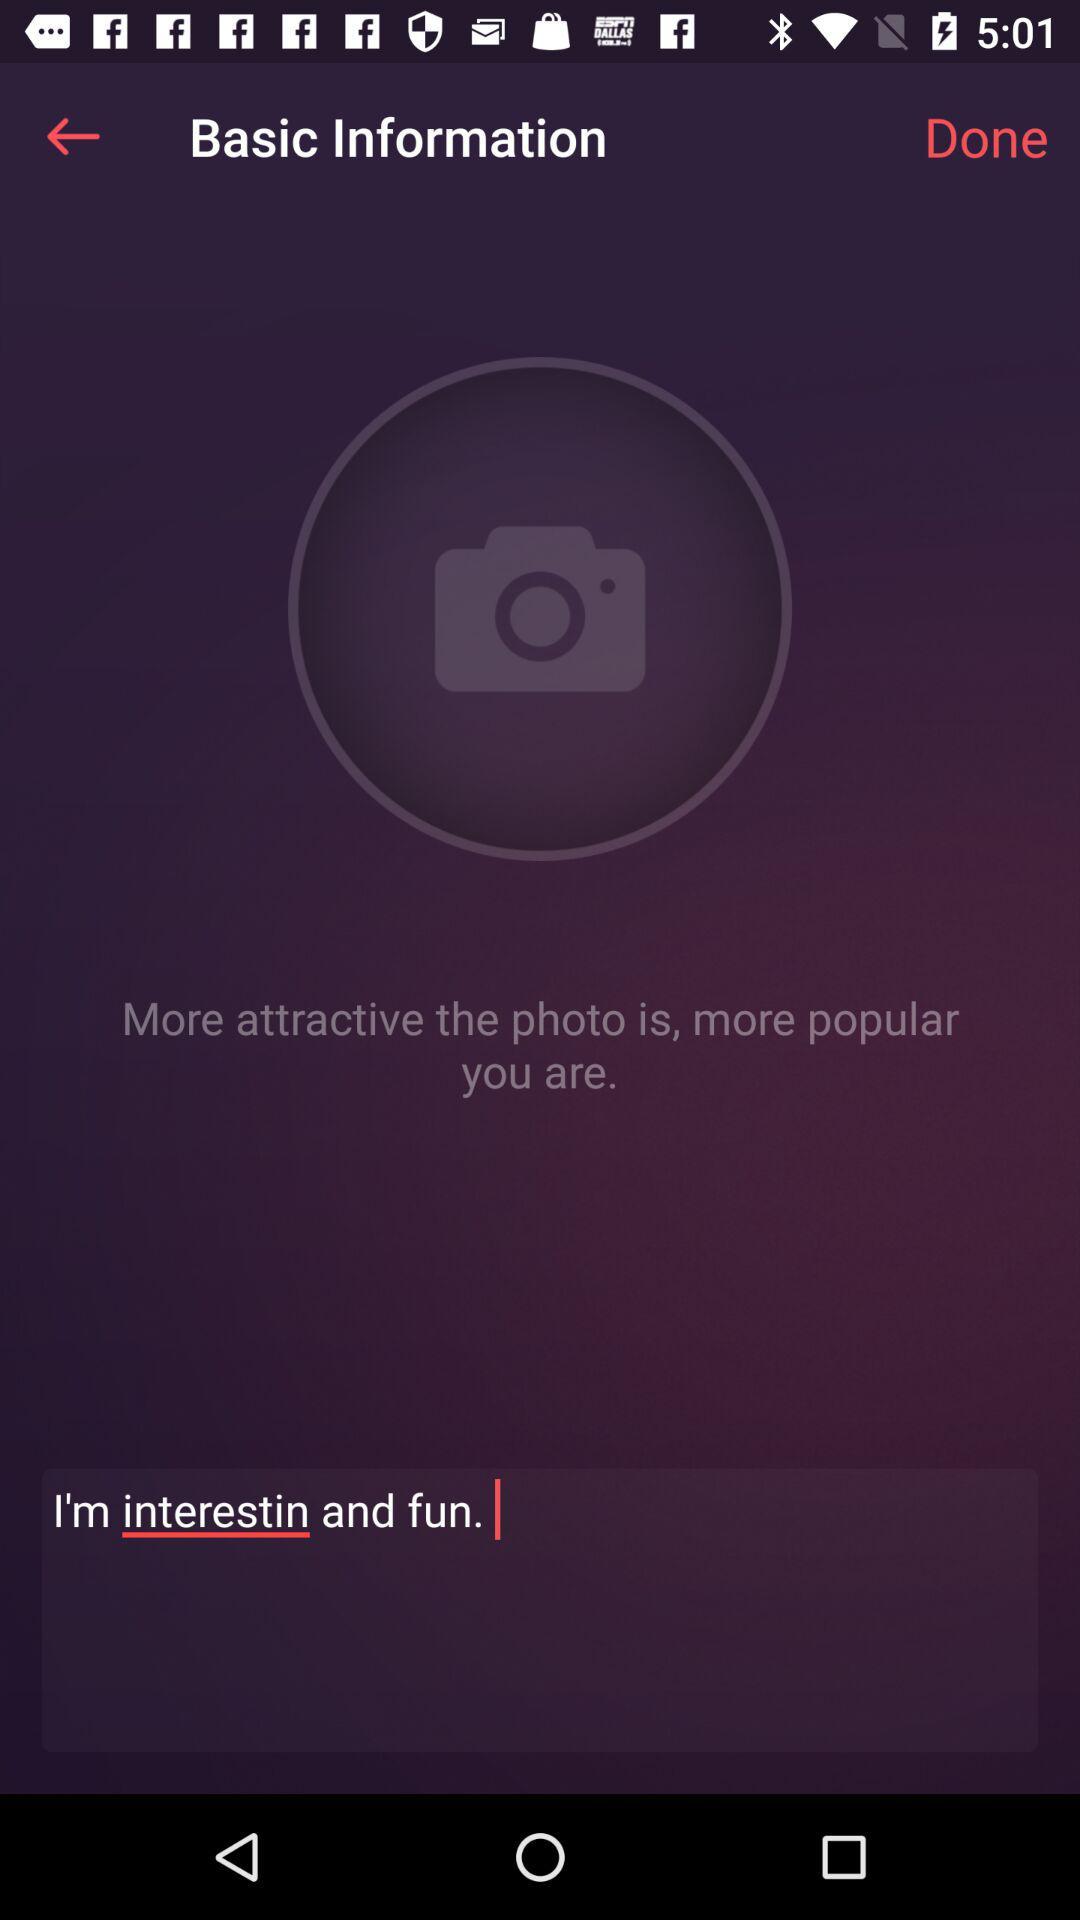 The height and width of the screenshot is (1920, 1080). I want to click on go back, so click(72, 135).